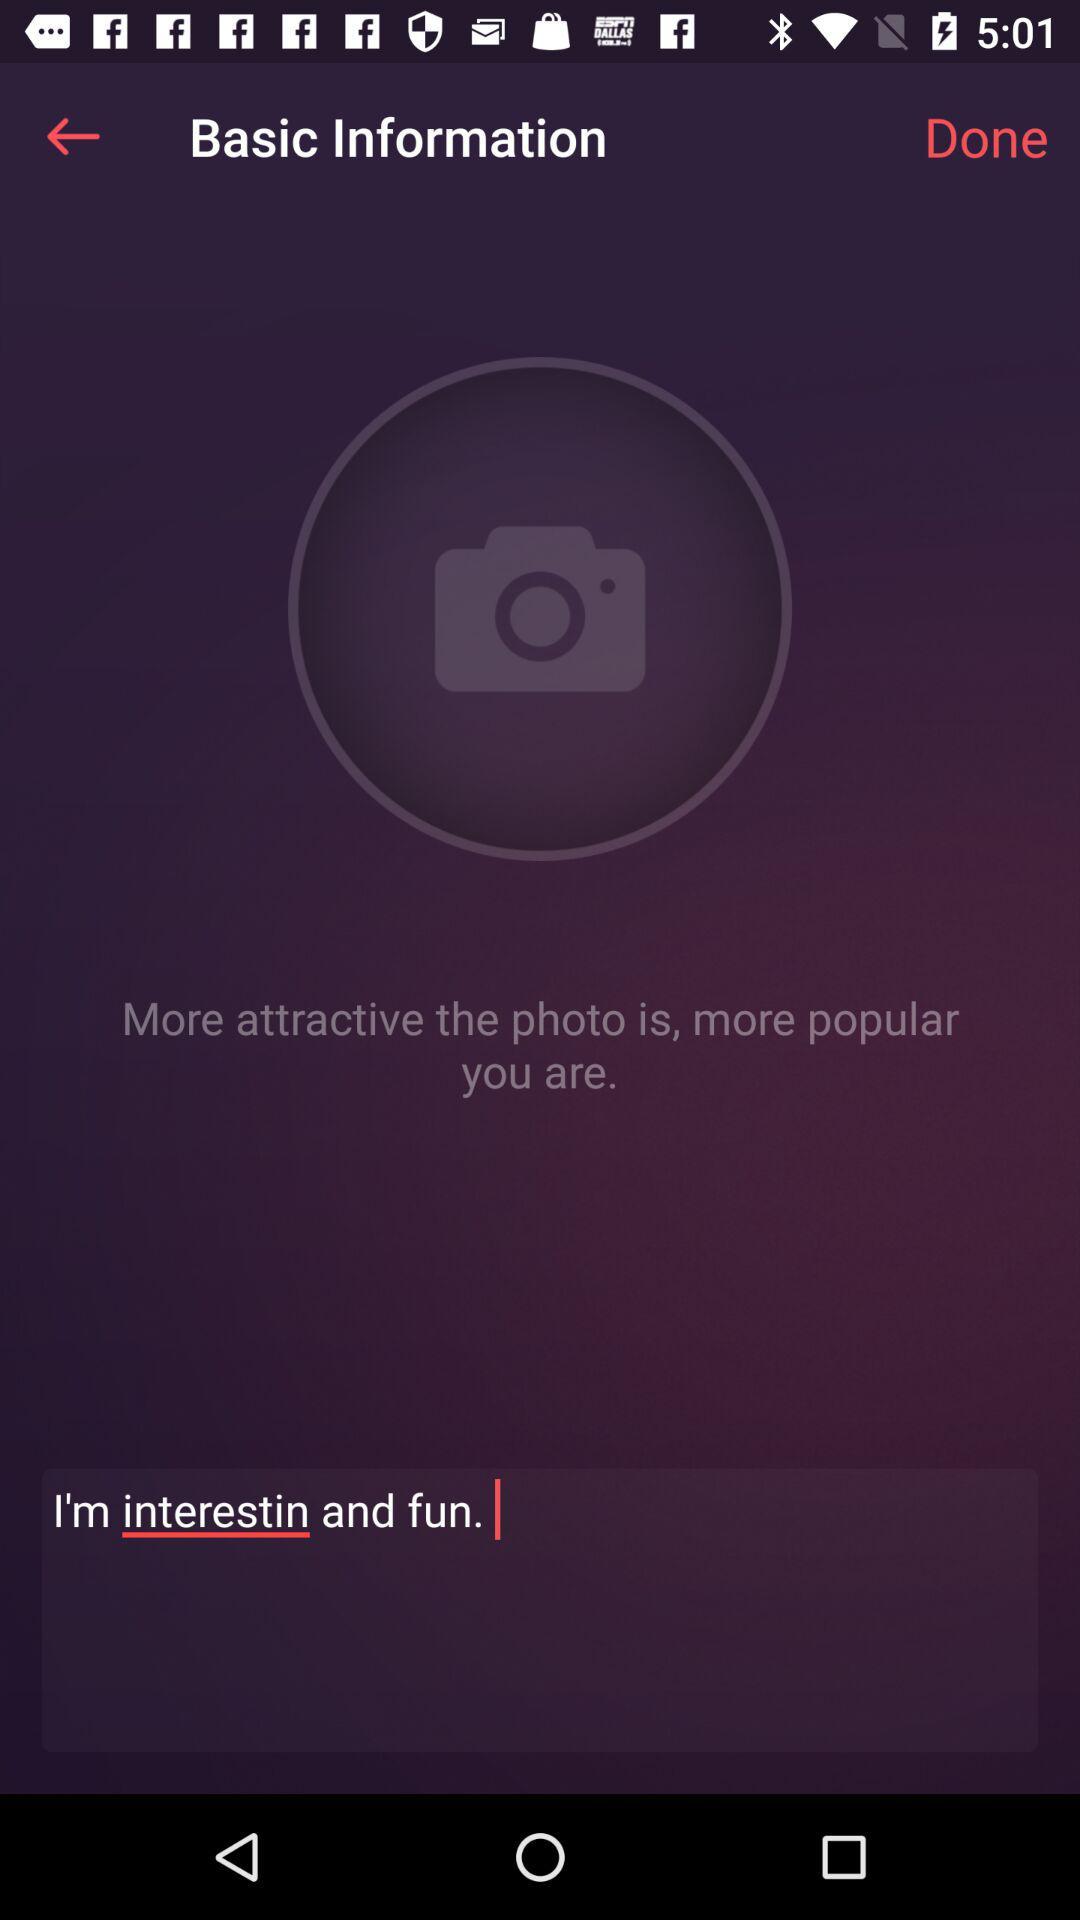 The height and width of the screenshot is (1920, 1080). I want to click on go back, so click(72, 135).